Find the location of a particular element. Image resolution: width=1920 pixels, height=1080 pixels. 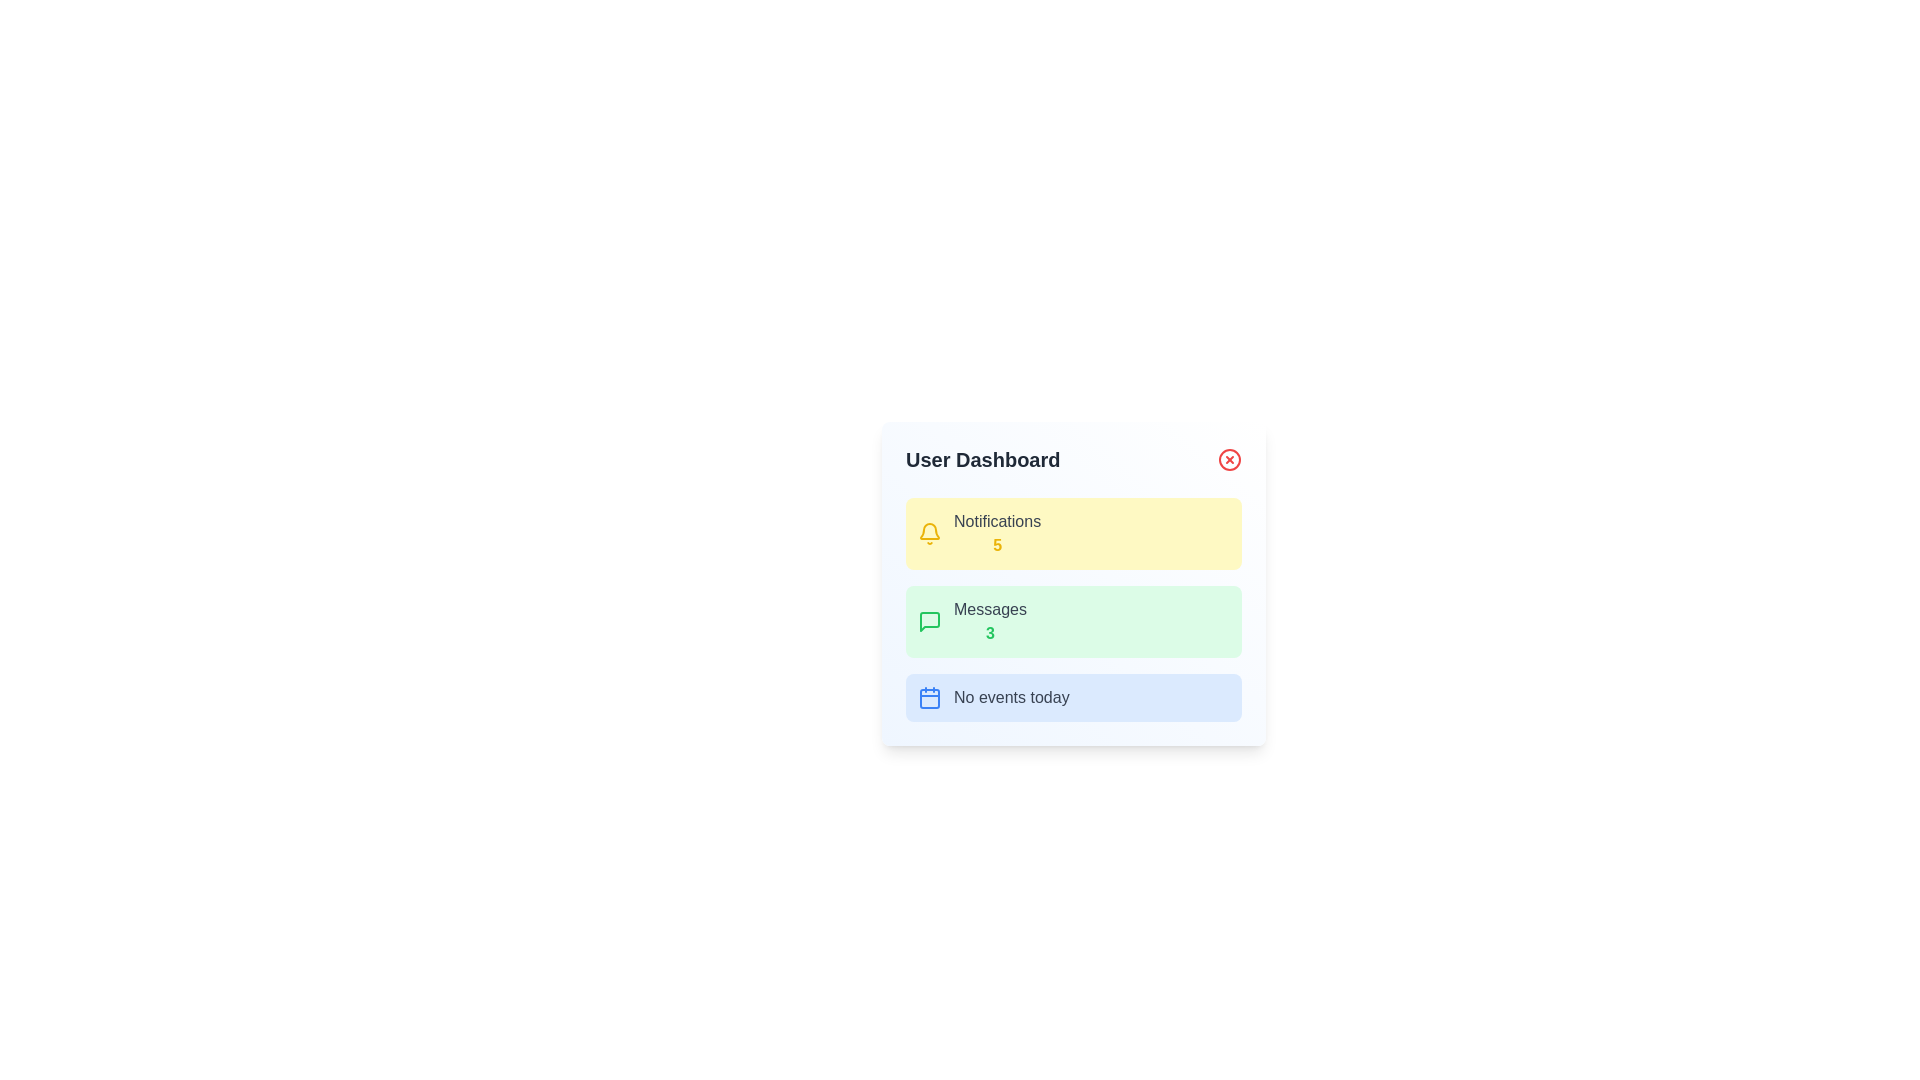

the notification bell icon located at the upper-left corner of the yellow 'Notifications' card in the 'User Dashboard' interface is located at coordinates (929, 530).